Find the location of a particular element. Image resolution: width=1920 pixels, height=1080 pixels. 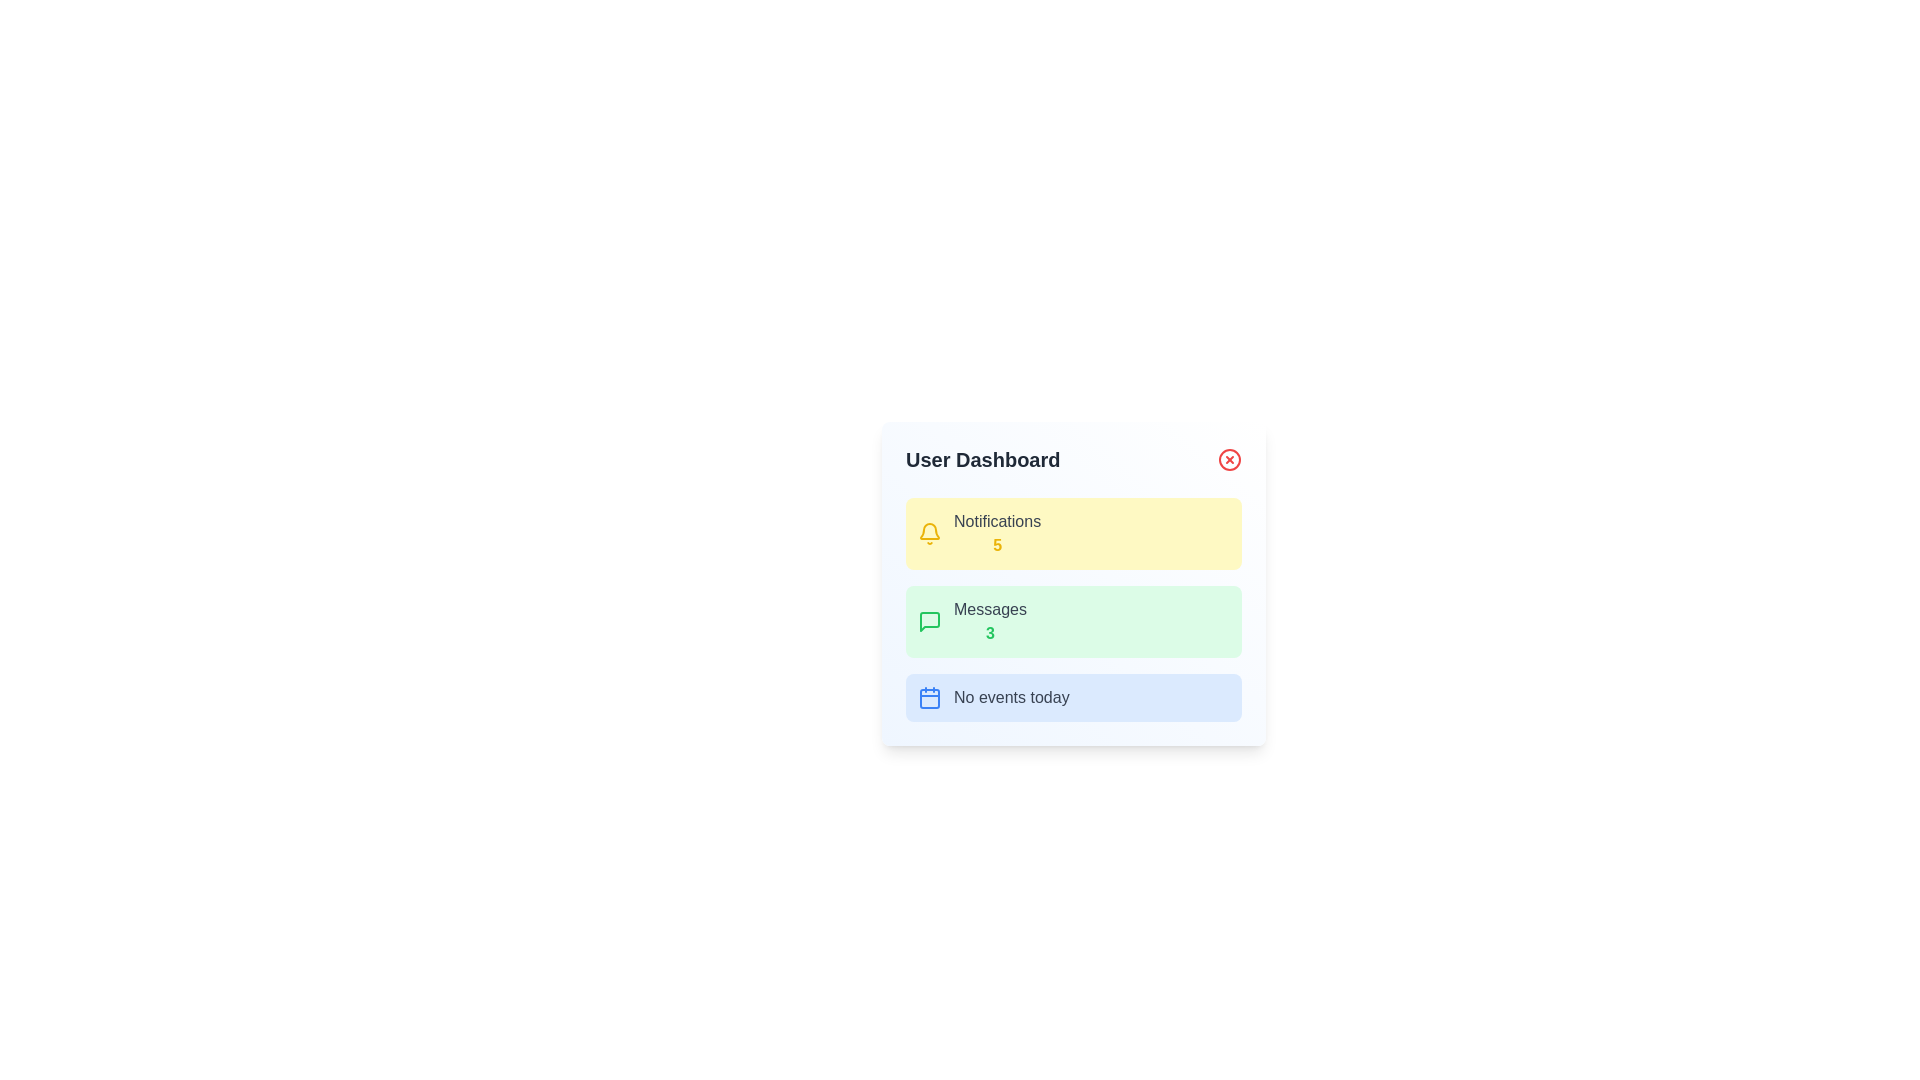

the notification bell icon located at the upper-left corner of the yellow 'Notifications' card in the 'User Dashboard' interface is located at coordinates (929, 530).